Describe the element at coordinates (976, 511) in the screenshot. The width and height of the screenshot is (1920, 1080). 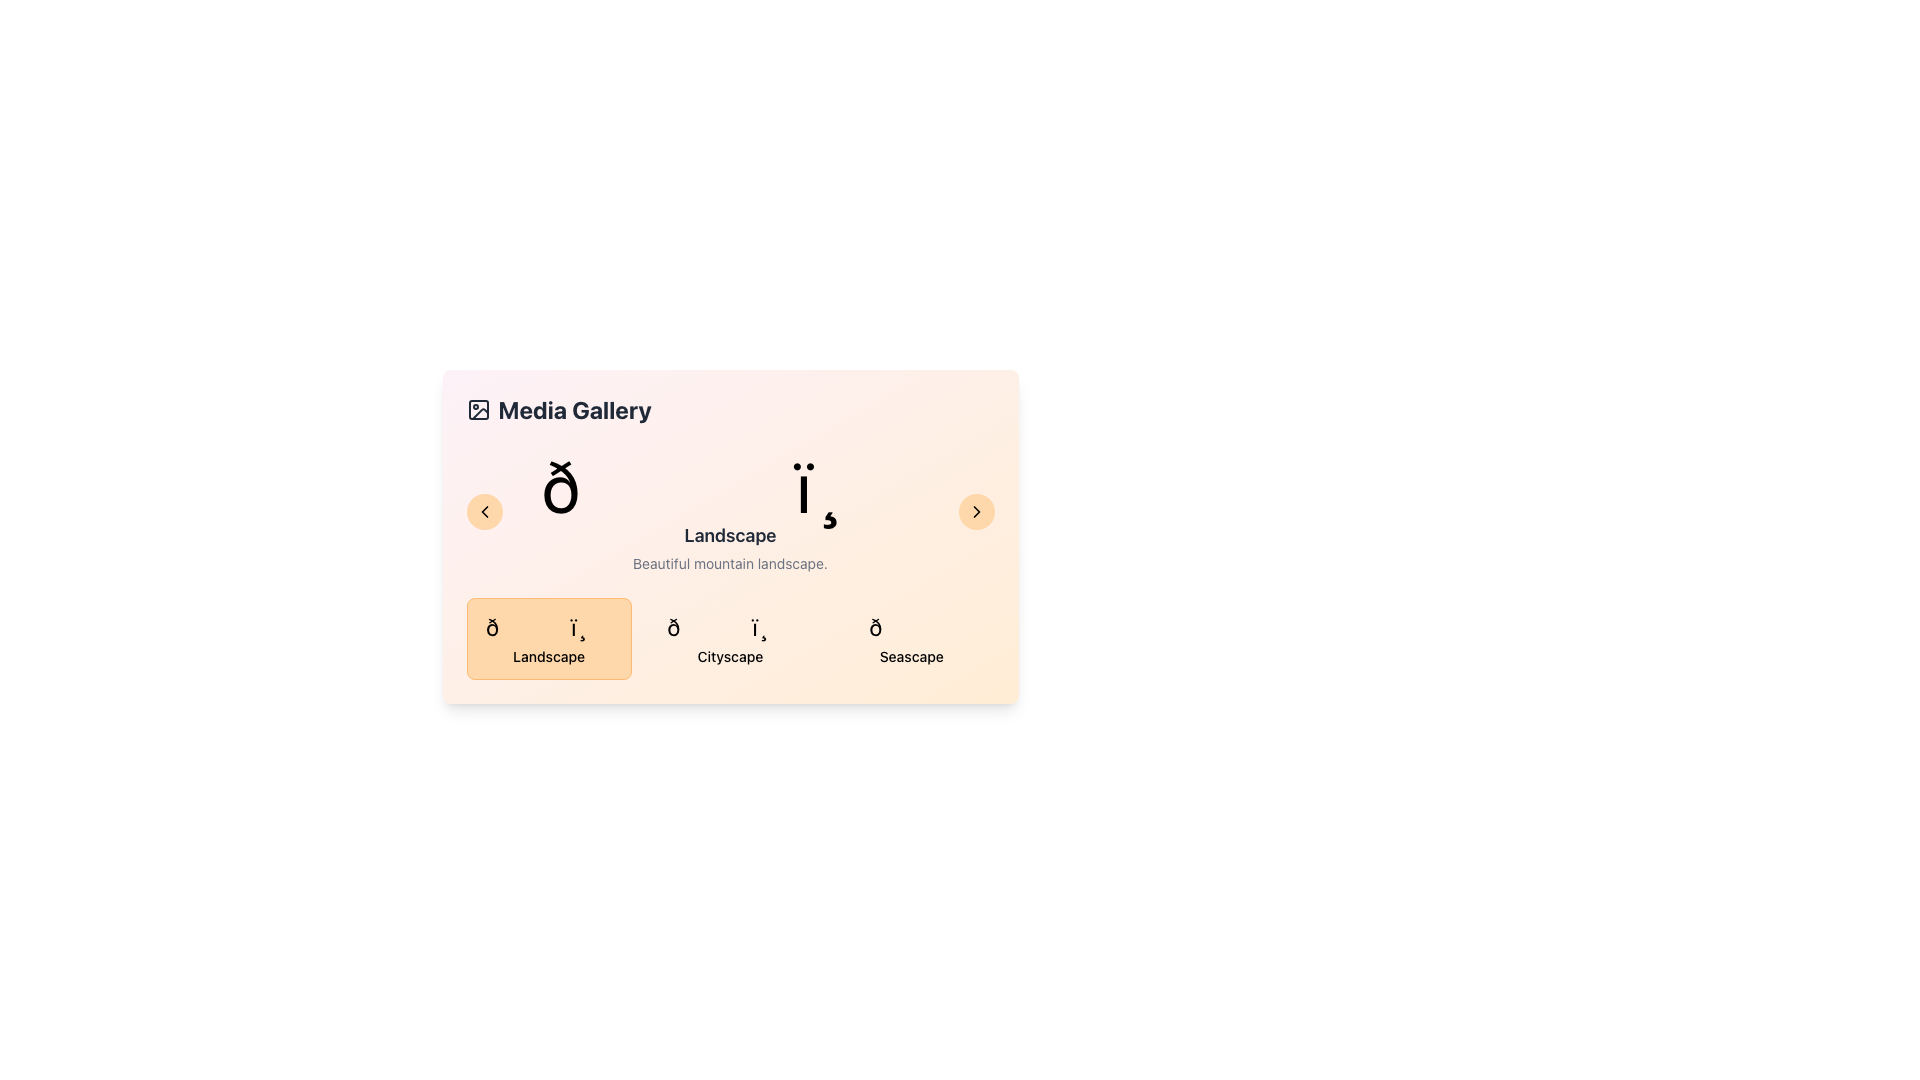
I see `the right-pointing chevron arrow icon located in the top right corner of the media gallery card` at that location.